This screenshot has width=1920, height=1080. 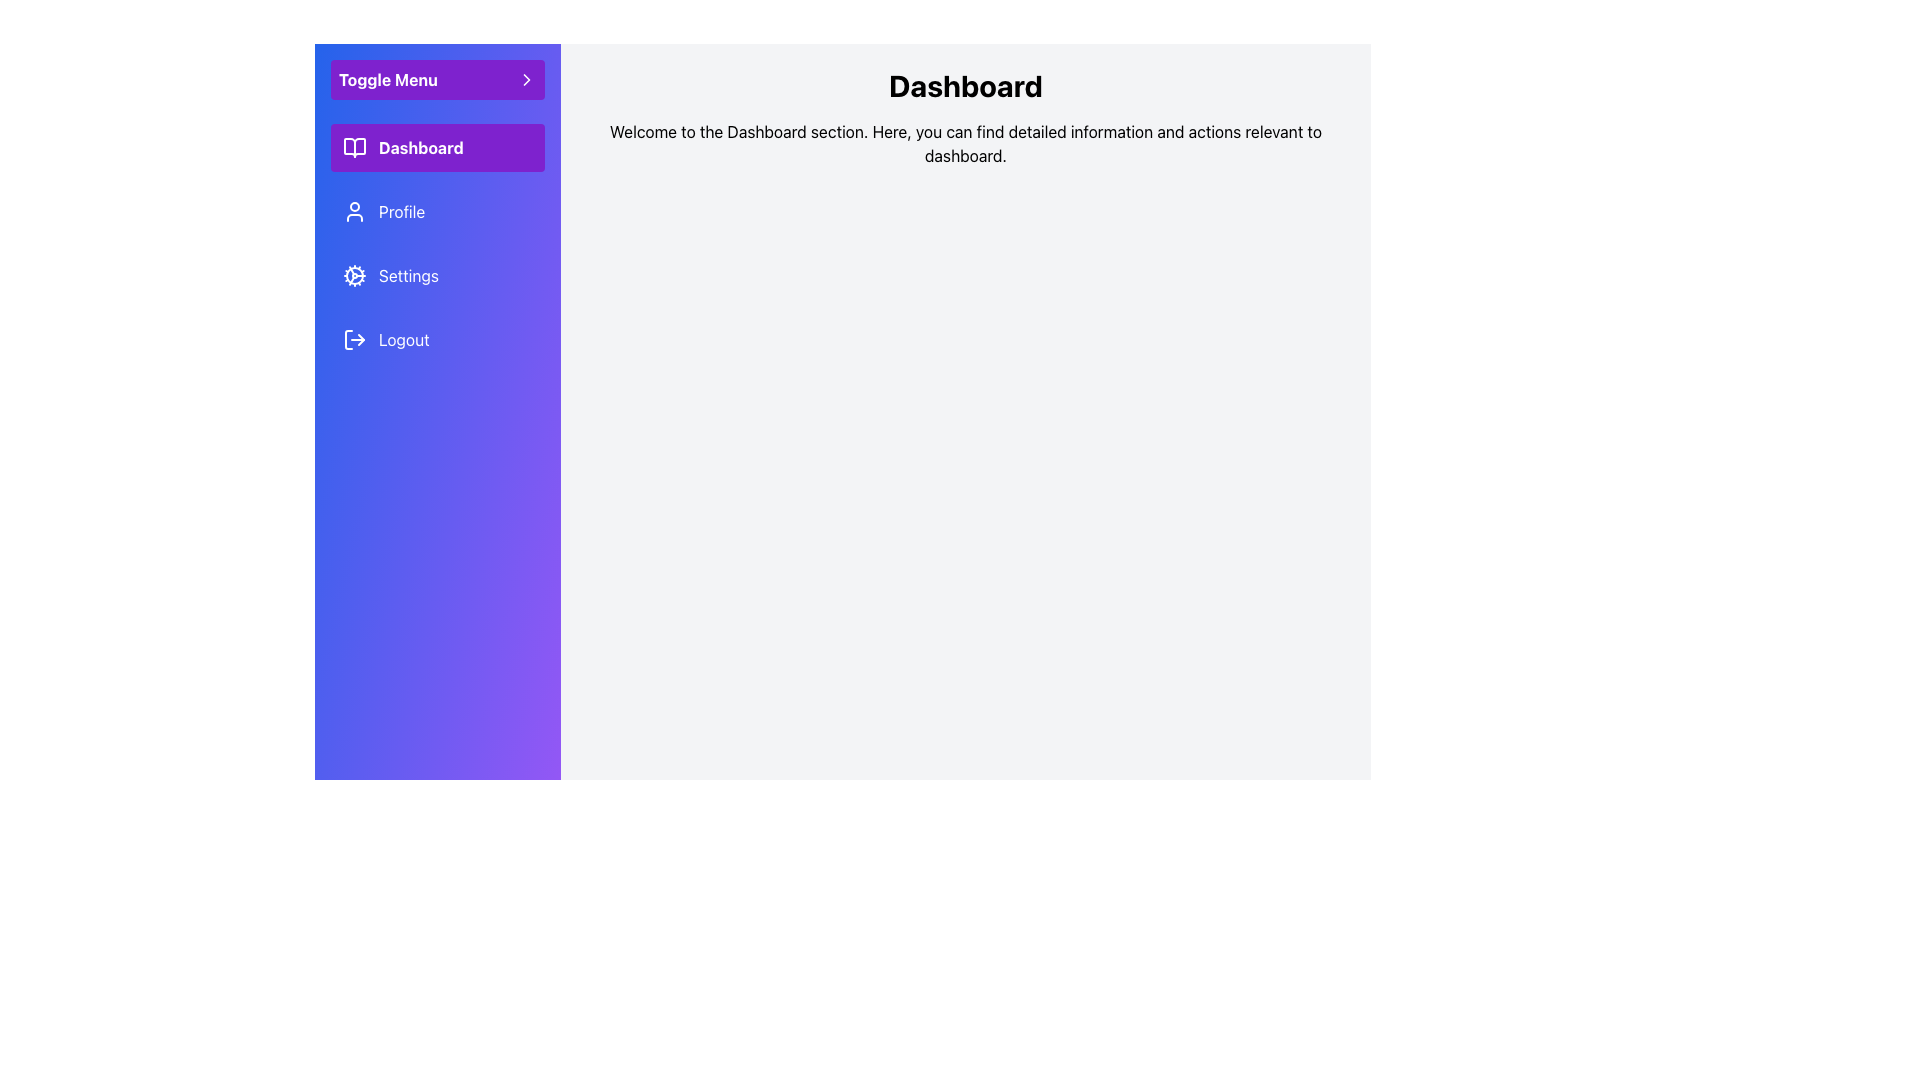 What do you see at coordinates (436, 212) in the screenshot?
I see `the 'Profile' navigation menu item located in the sidebar, which is the second item in the vertical list of menu options` at bounding box center [436, 212].